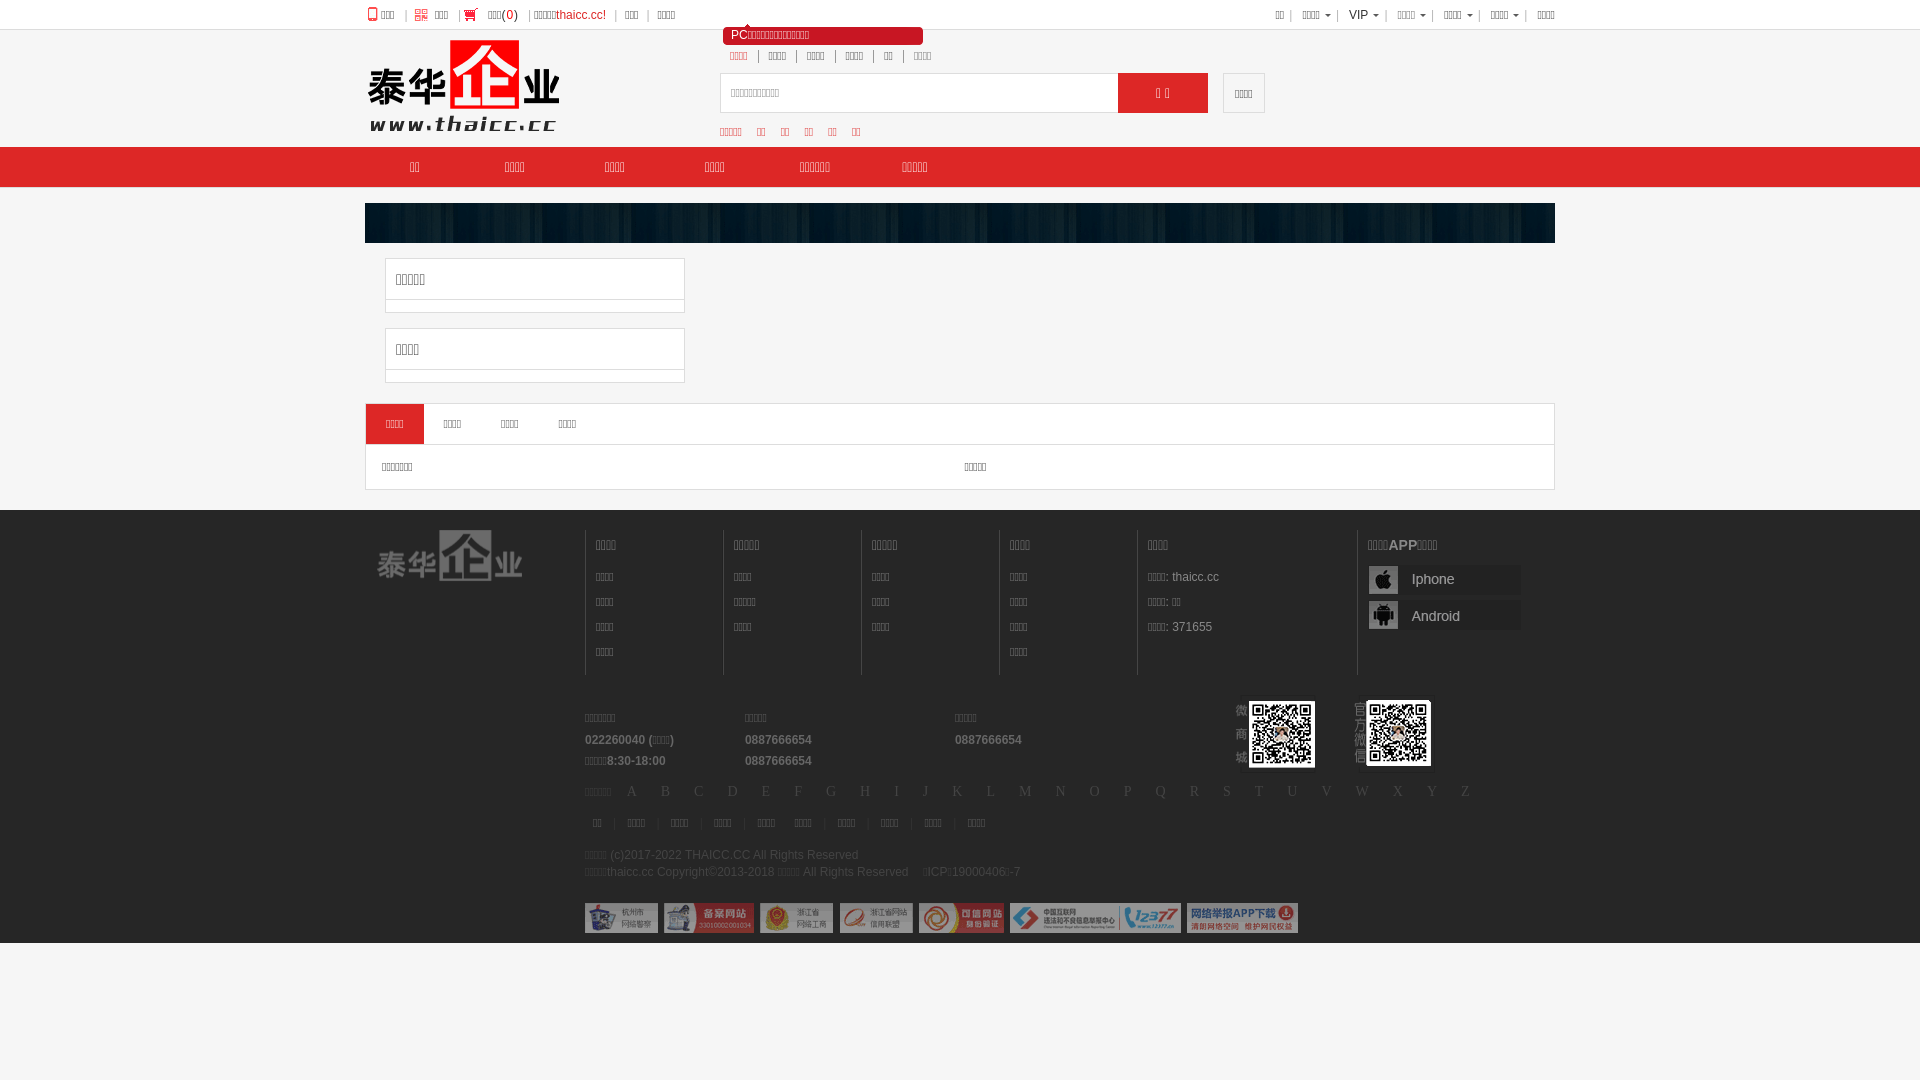 The width and height of the screenshot is (1920, 1080). I want to click on 'L', so click(979, 790).